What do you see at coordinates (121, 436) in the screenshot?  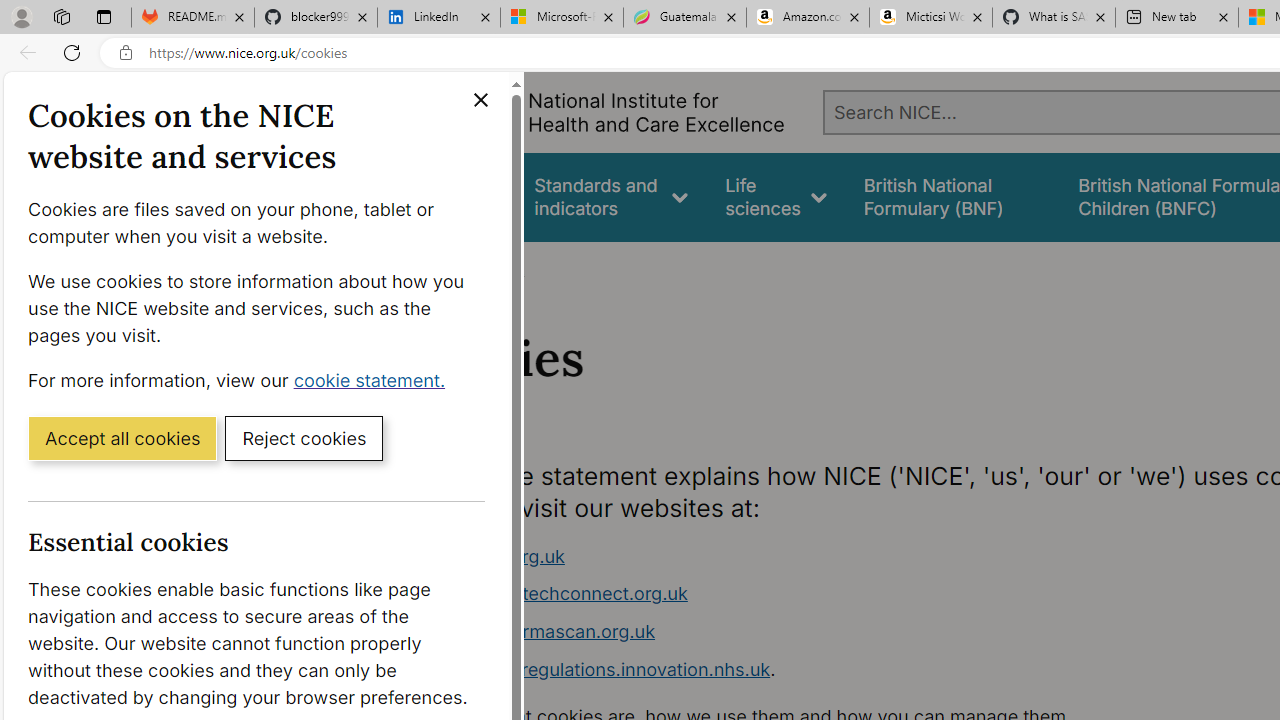 I see `'Accept all cookies'` at bounding box center [121, 436].